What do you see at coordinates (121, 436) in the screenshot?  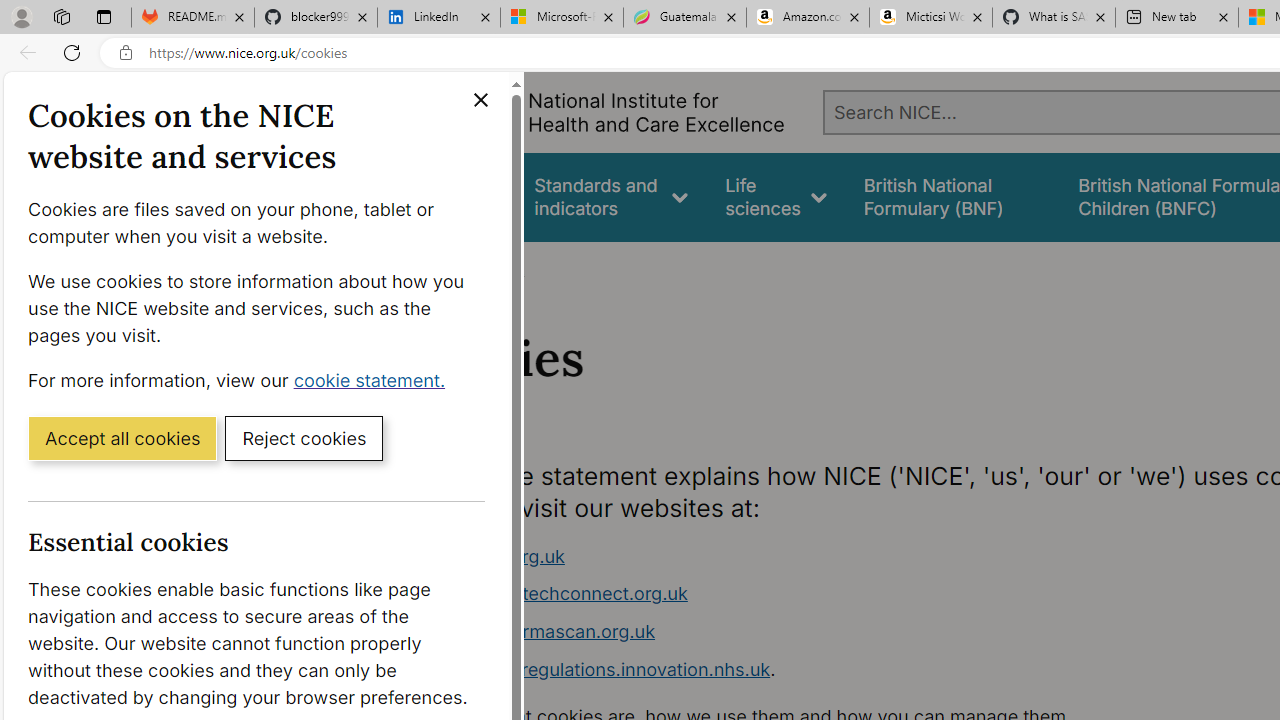 I see `'Accept all cookies'` at bounding box center [121, 436].